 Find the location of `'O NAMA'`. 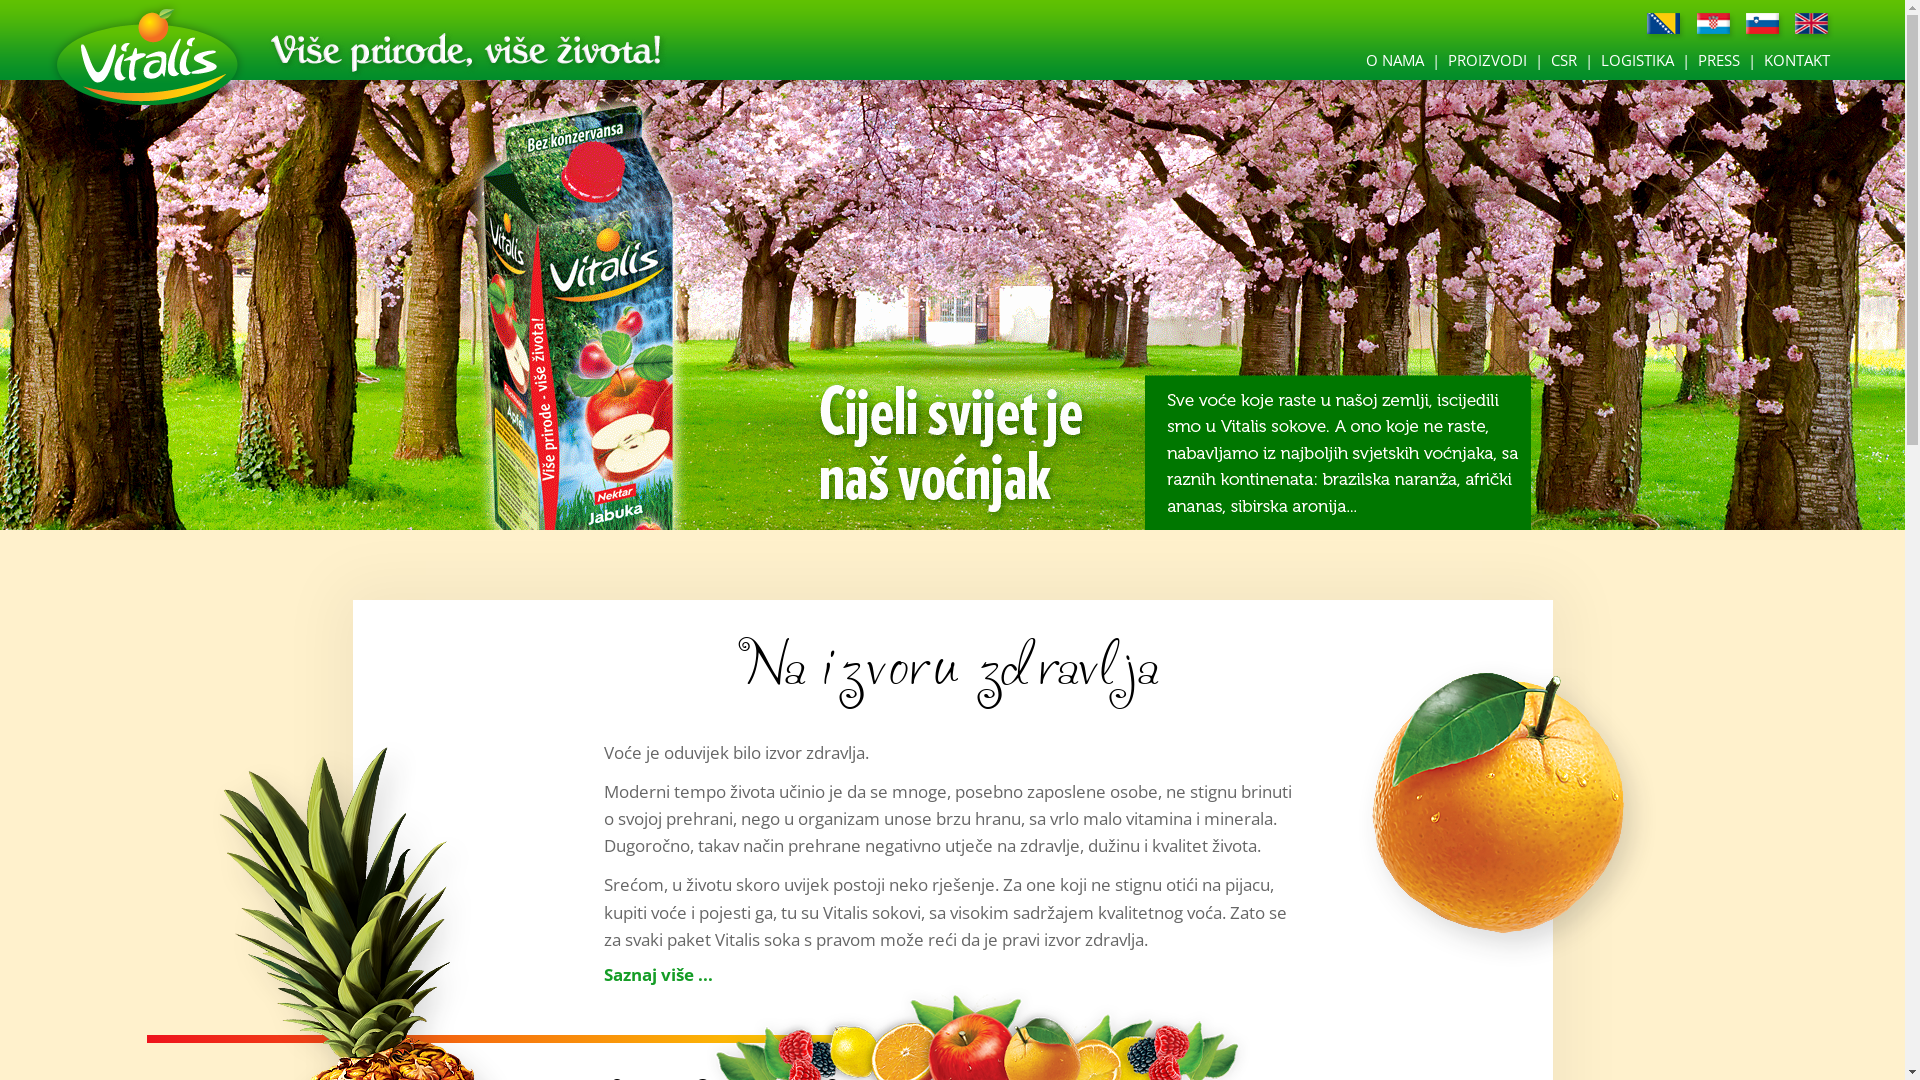

'O NAMA' is located at coordinates (1394, 59).